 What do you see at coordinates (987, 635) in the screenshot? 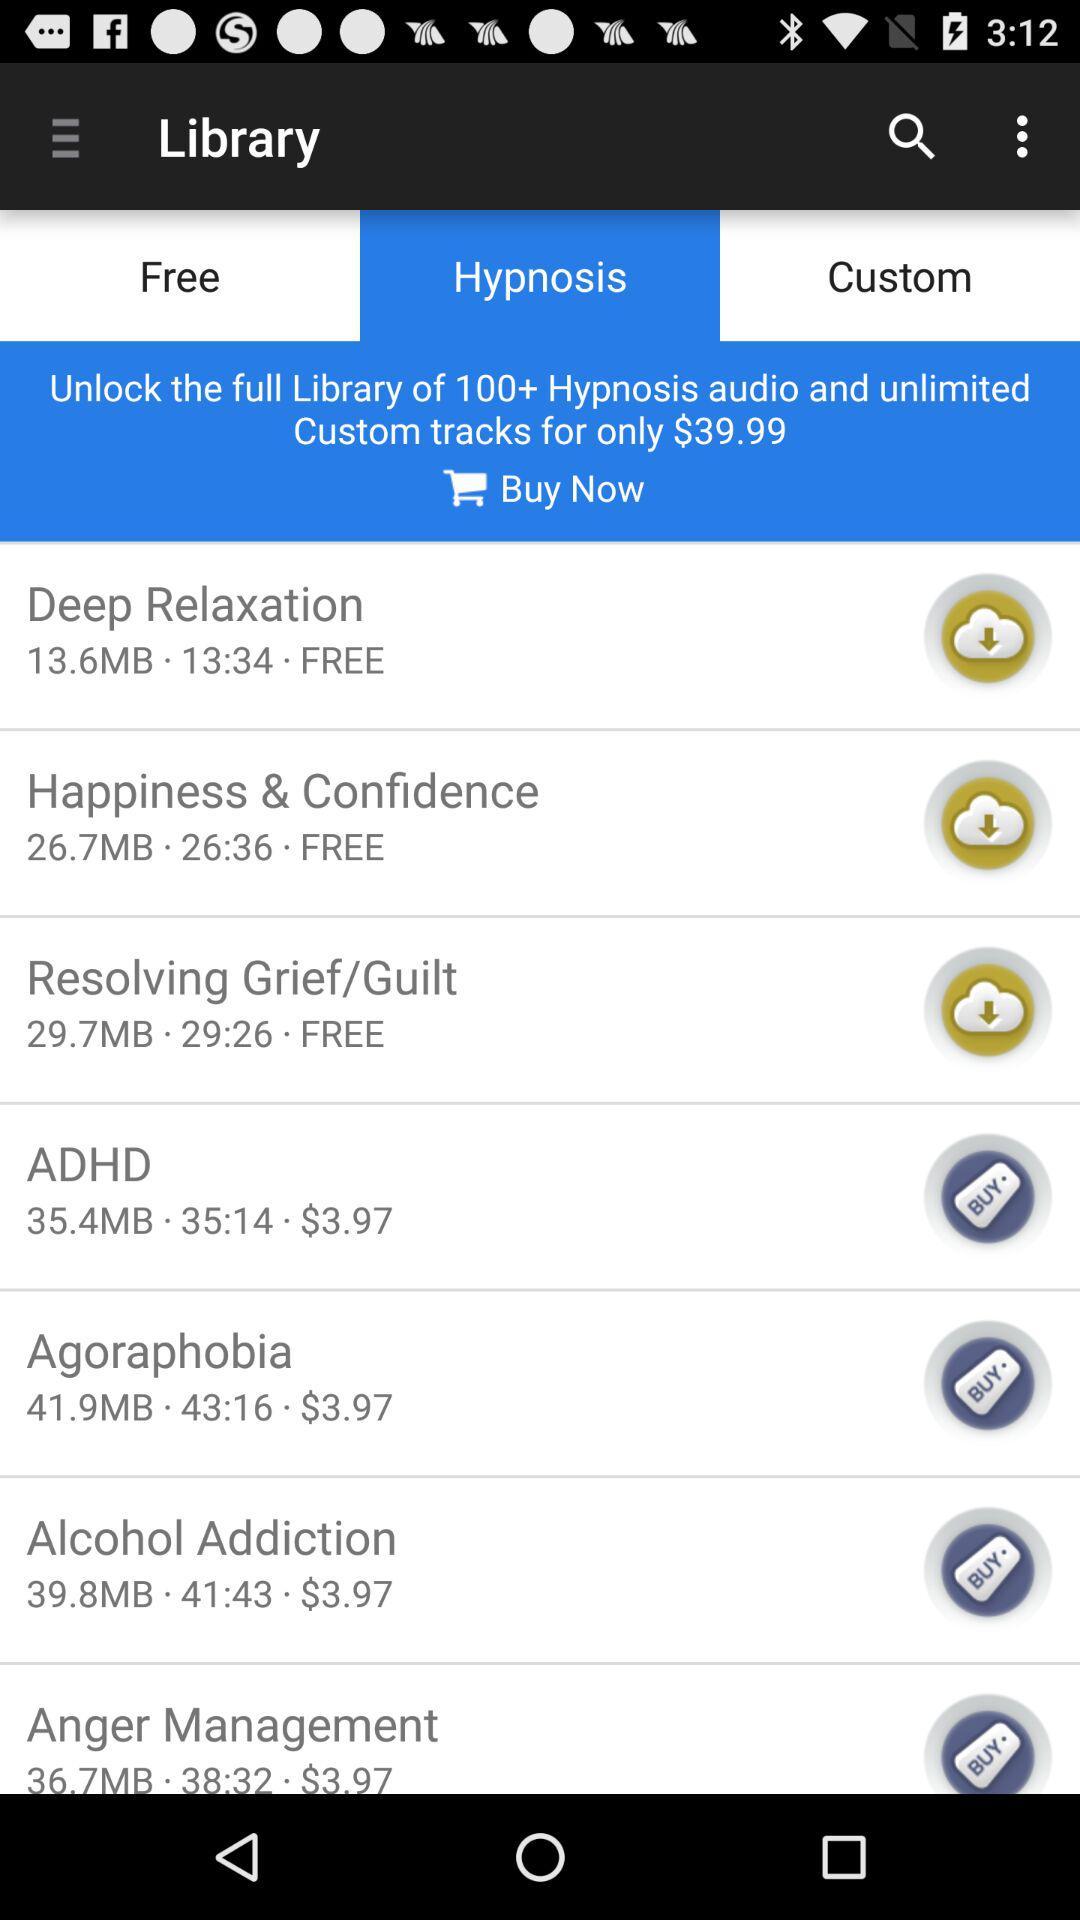
I see `download track` at bounding box center [987, 635].